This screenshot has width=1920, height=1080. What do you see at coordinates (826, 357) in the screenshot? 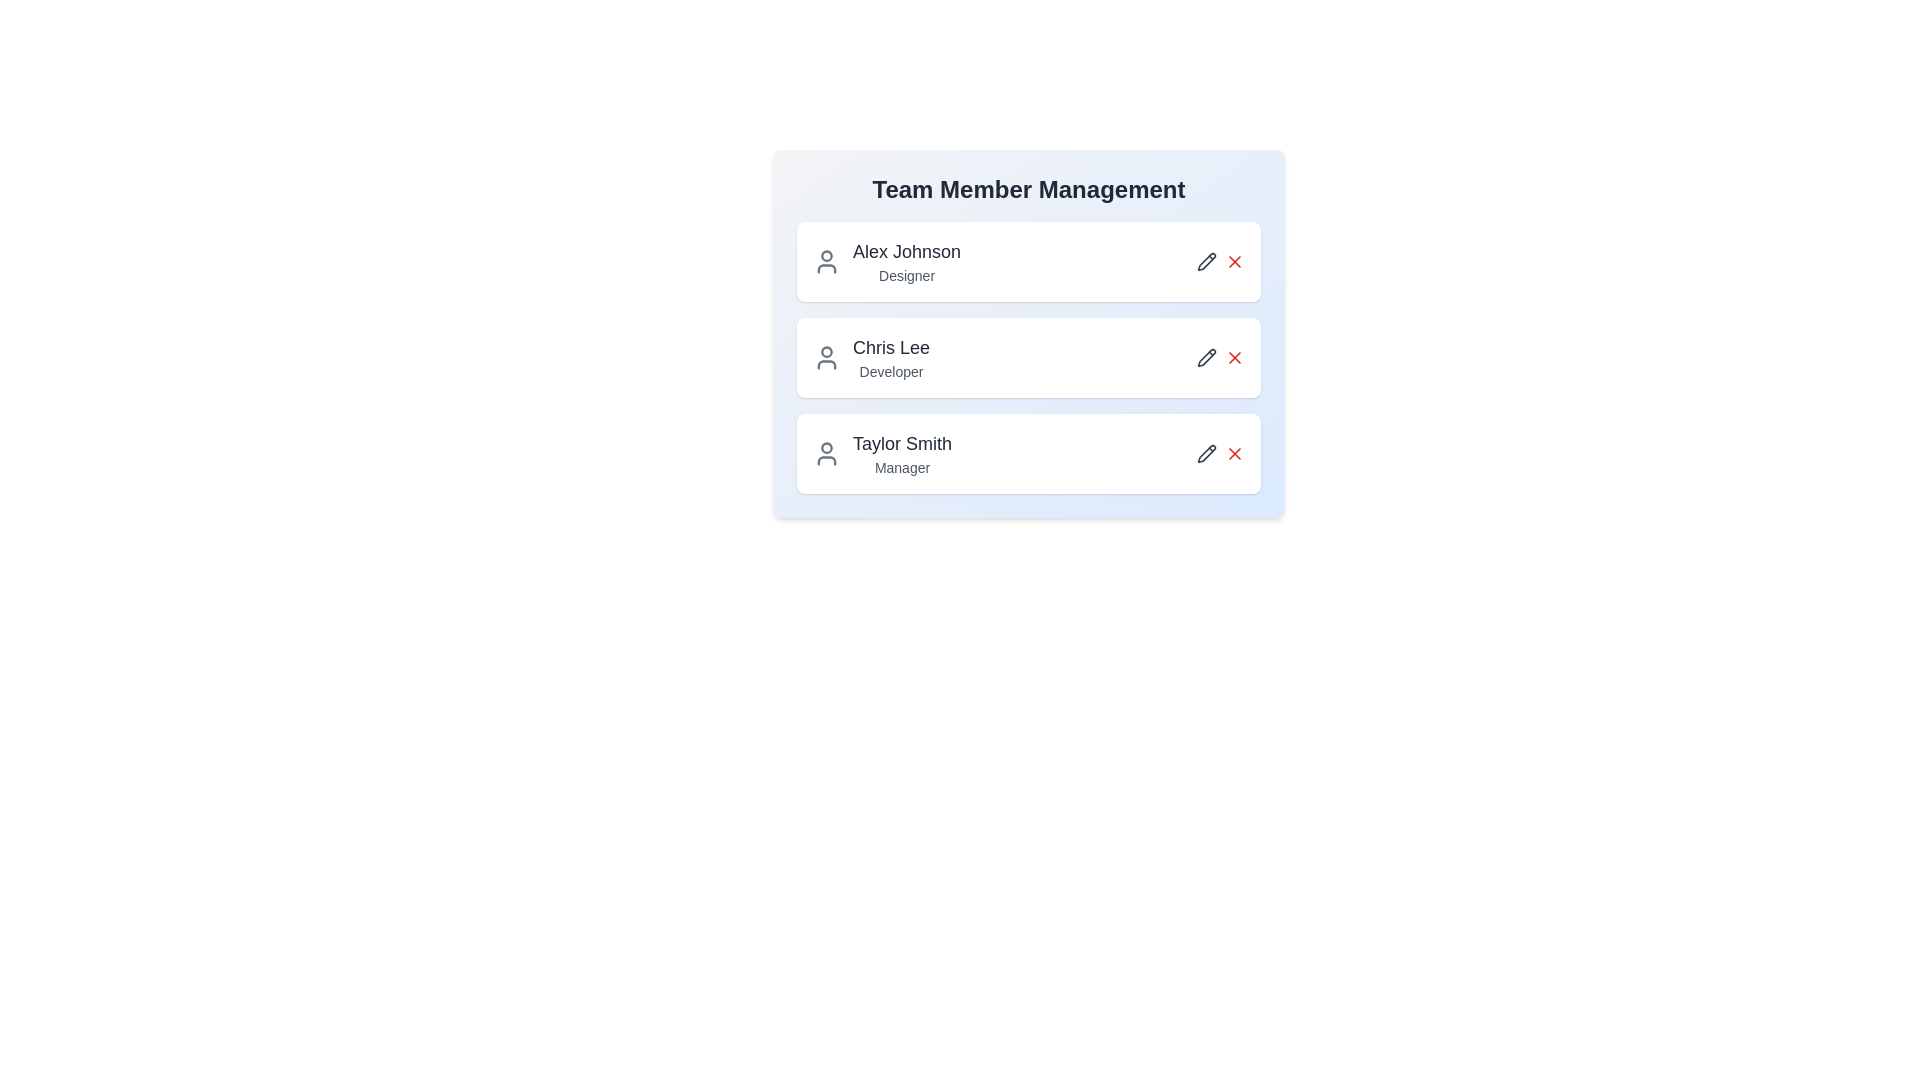
I see `the user icon for Chris Lee` at bounding box center [826, 357].